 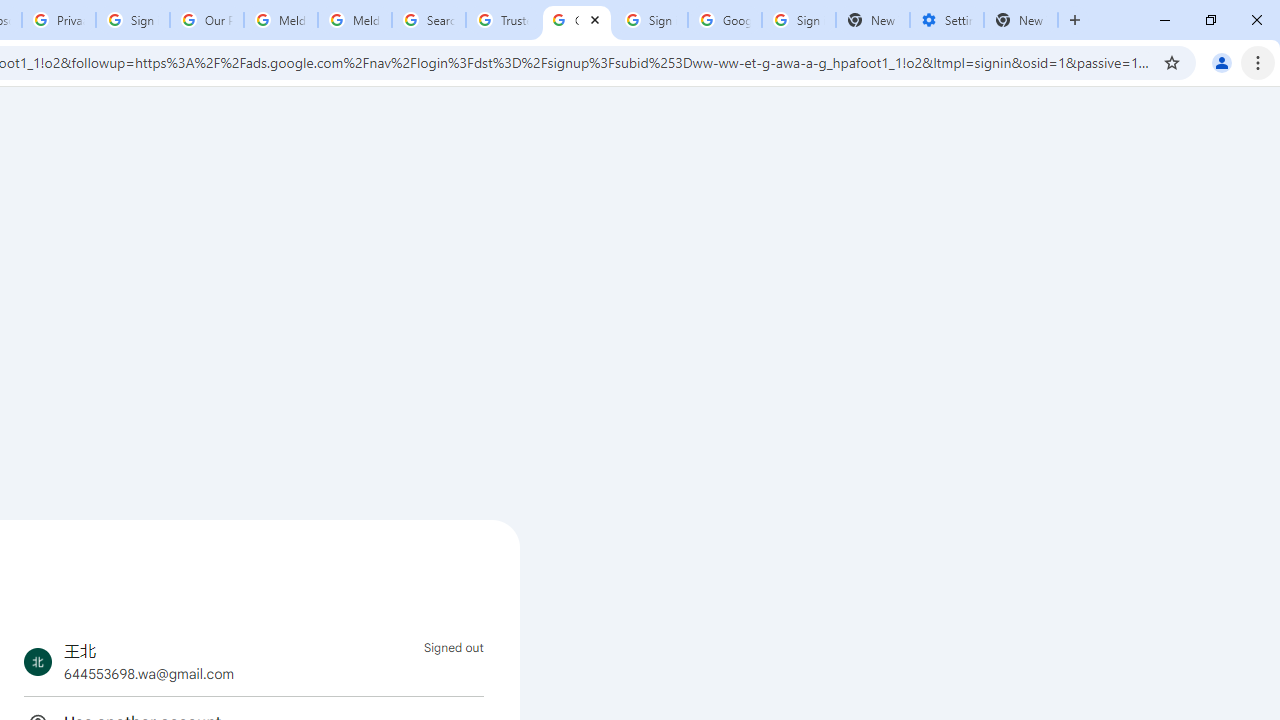 I want to click on 'Search our Doodle Library Collection - Google Doodles', so click(x=427, y=20).